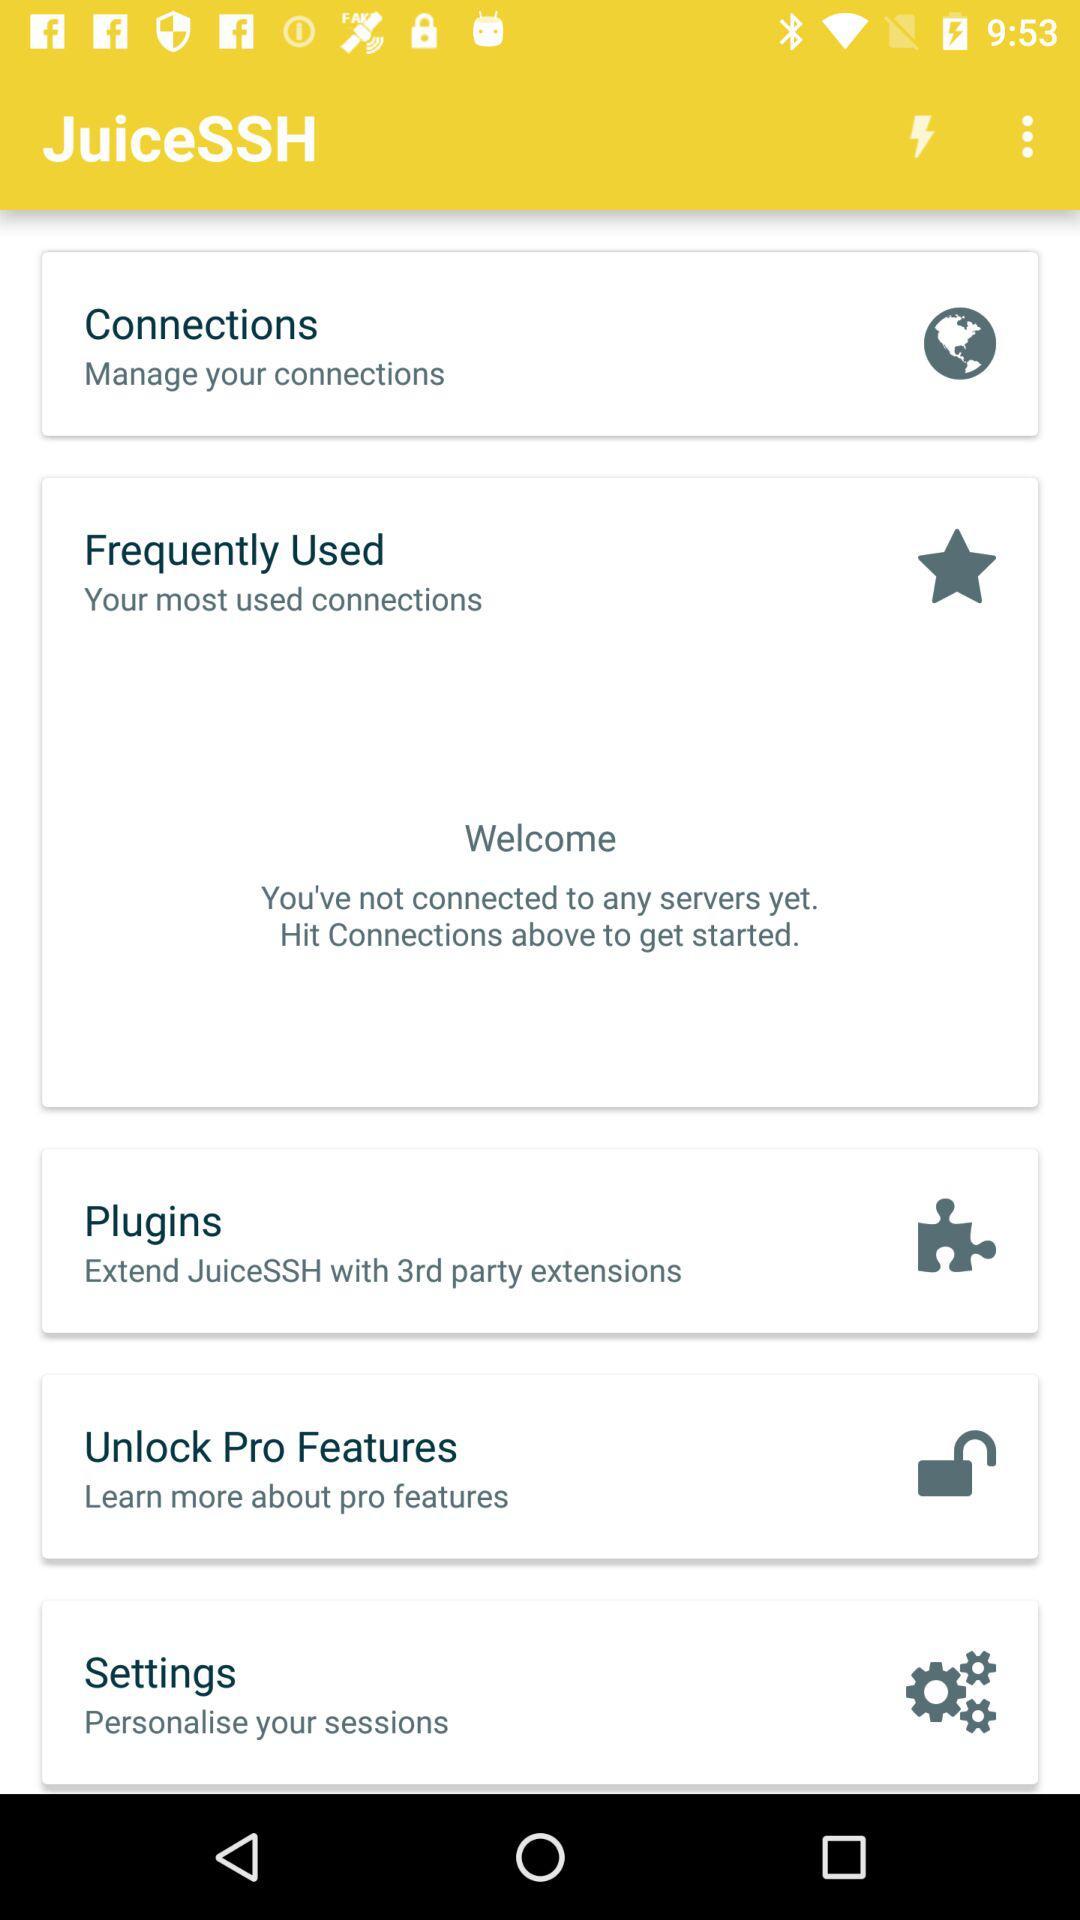 This screenshot has height=1920, width=1080. What do you see at coordinates (424, 1218) in the screenshot?
I see `the plugins item` at bounding box center [424, 1218].